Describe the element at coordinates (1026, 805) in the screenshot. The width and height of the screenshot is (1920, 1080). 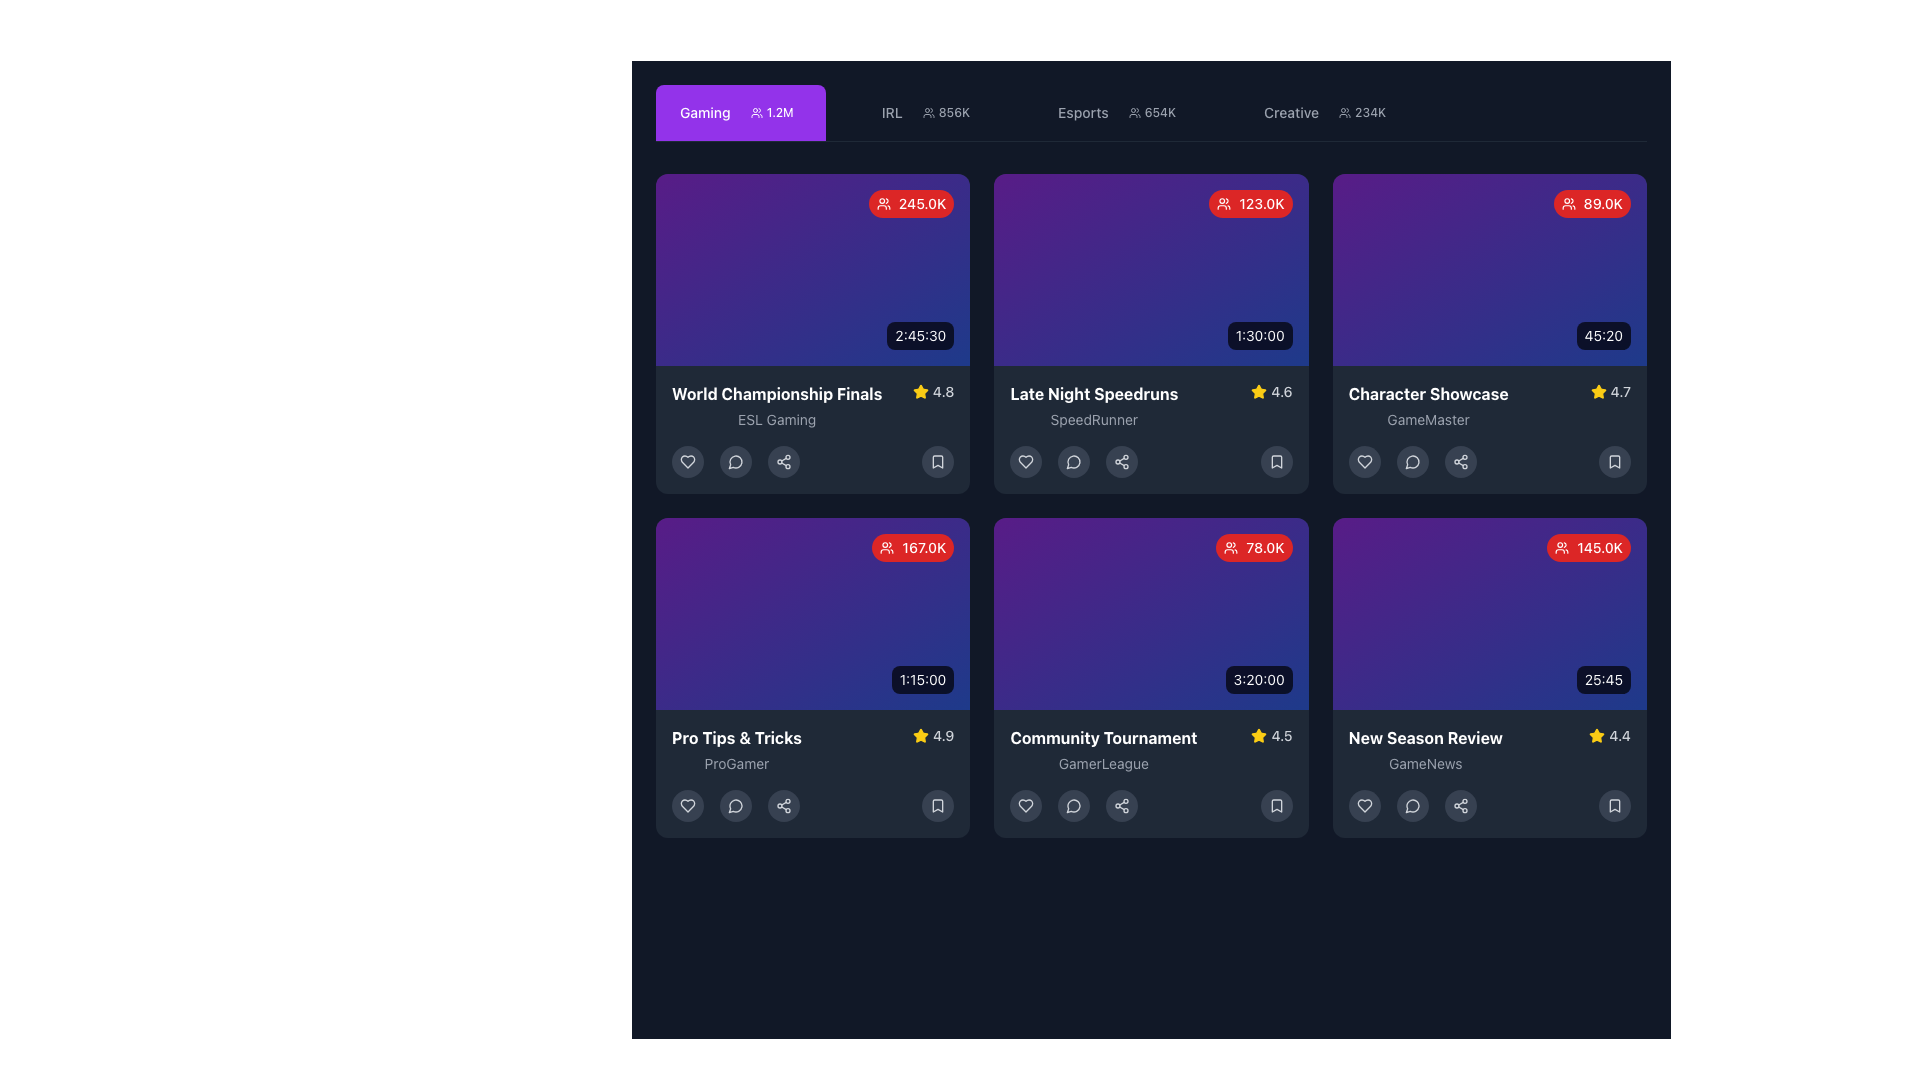
I see `the circular button with a dark-gray background and a white heart icon in the center, located in the bottom row of the grid below the 'Community Tournament' card, to favorite or like the associated content` at that location.